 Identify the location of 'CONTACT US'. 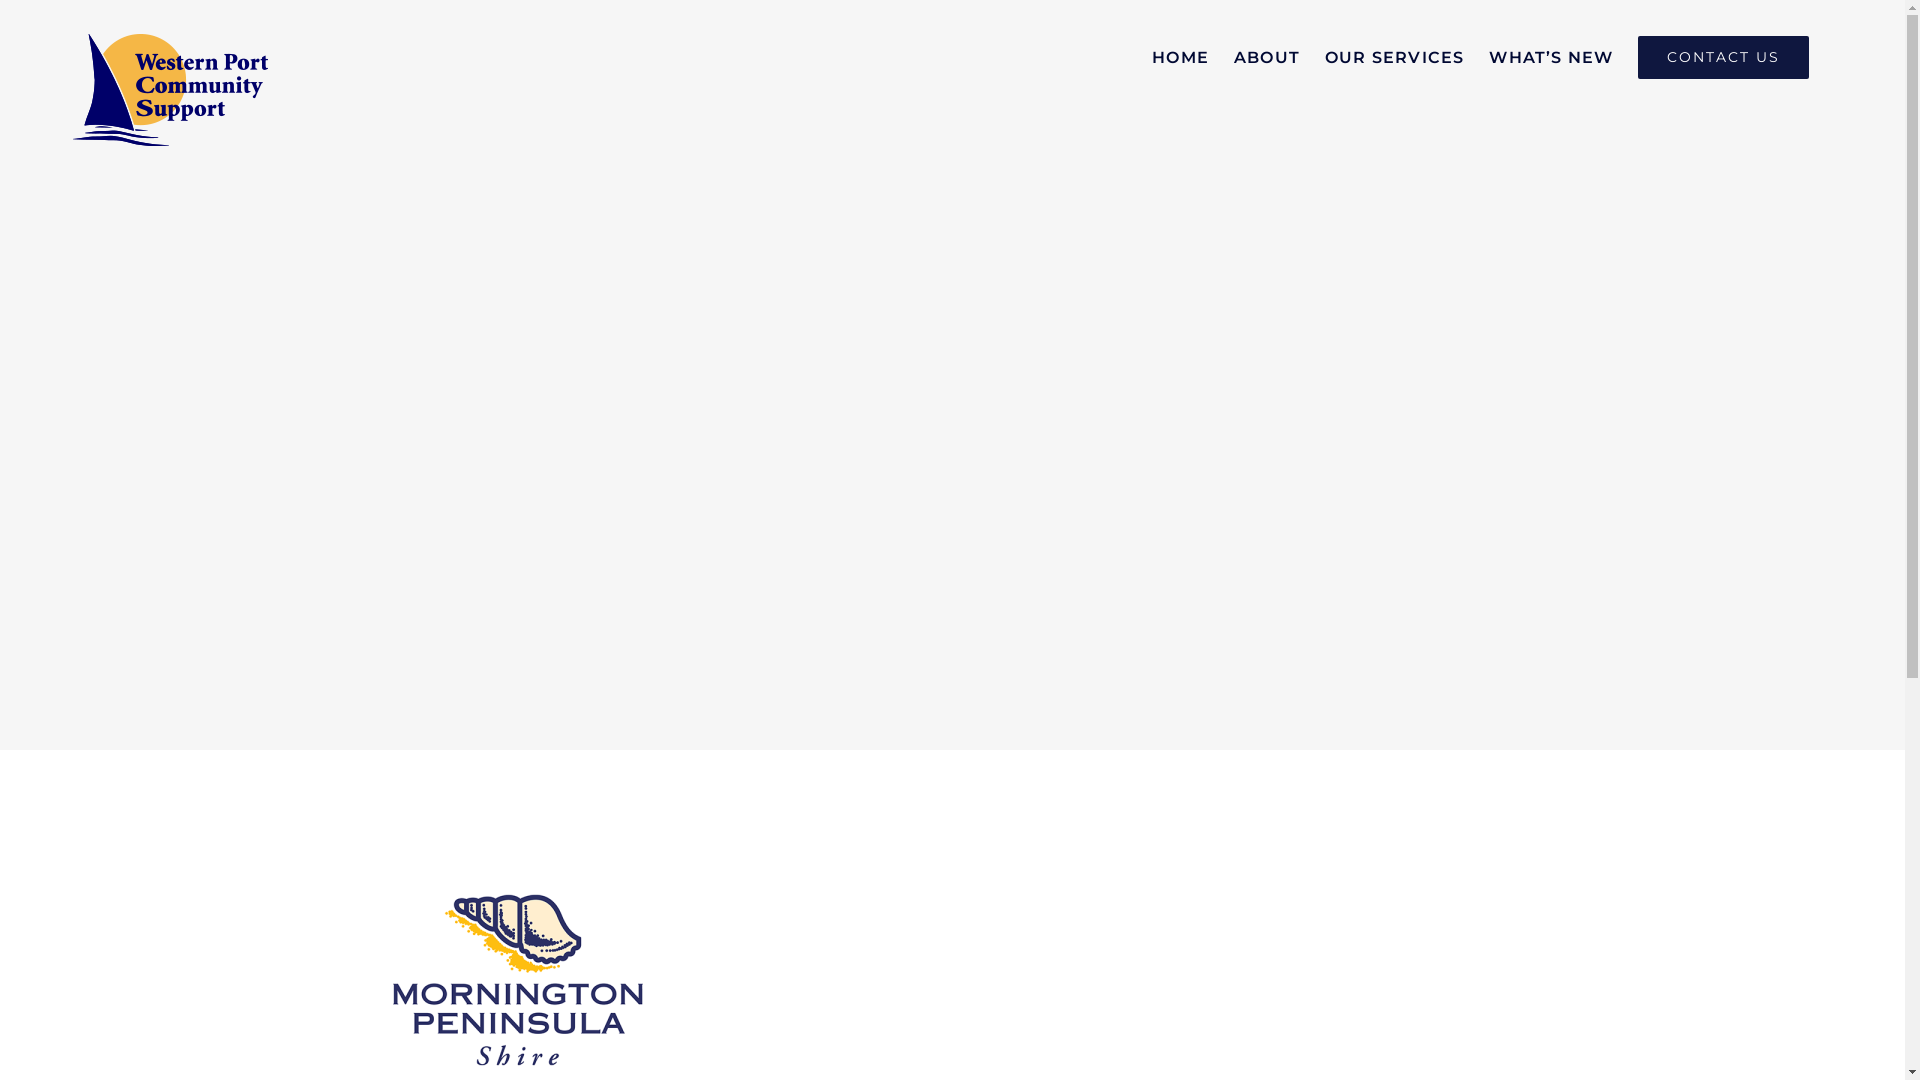
(1722, 56).